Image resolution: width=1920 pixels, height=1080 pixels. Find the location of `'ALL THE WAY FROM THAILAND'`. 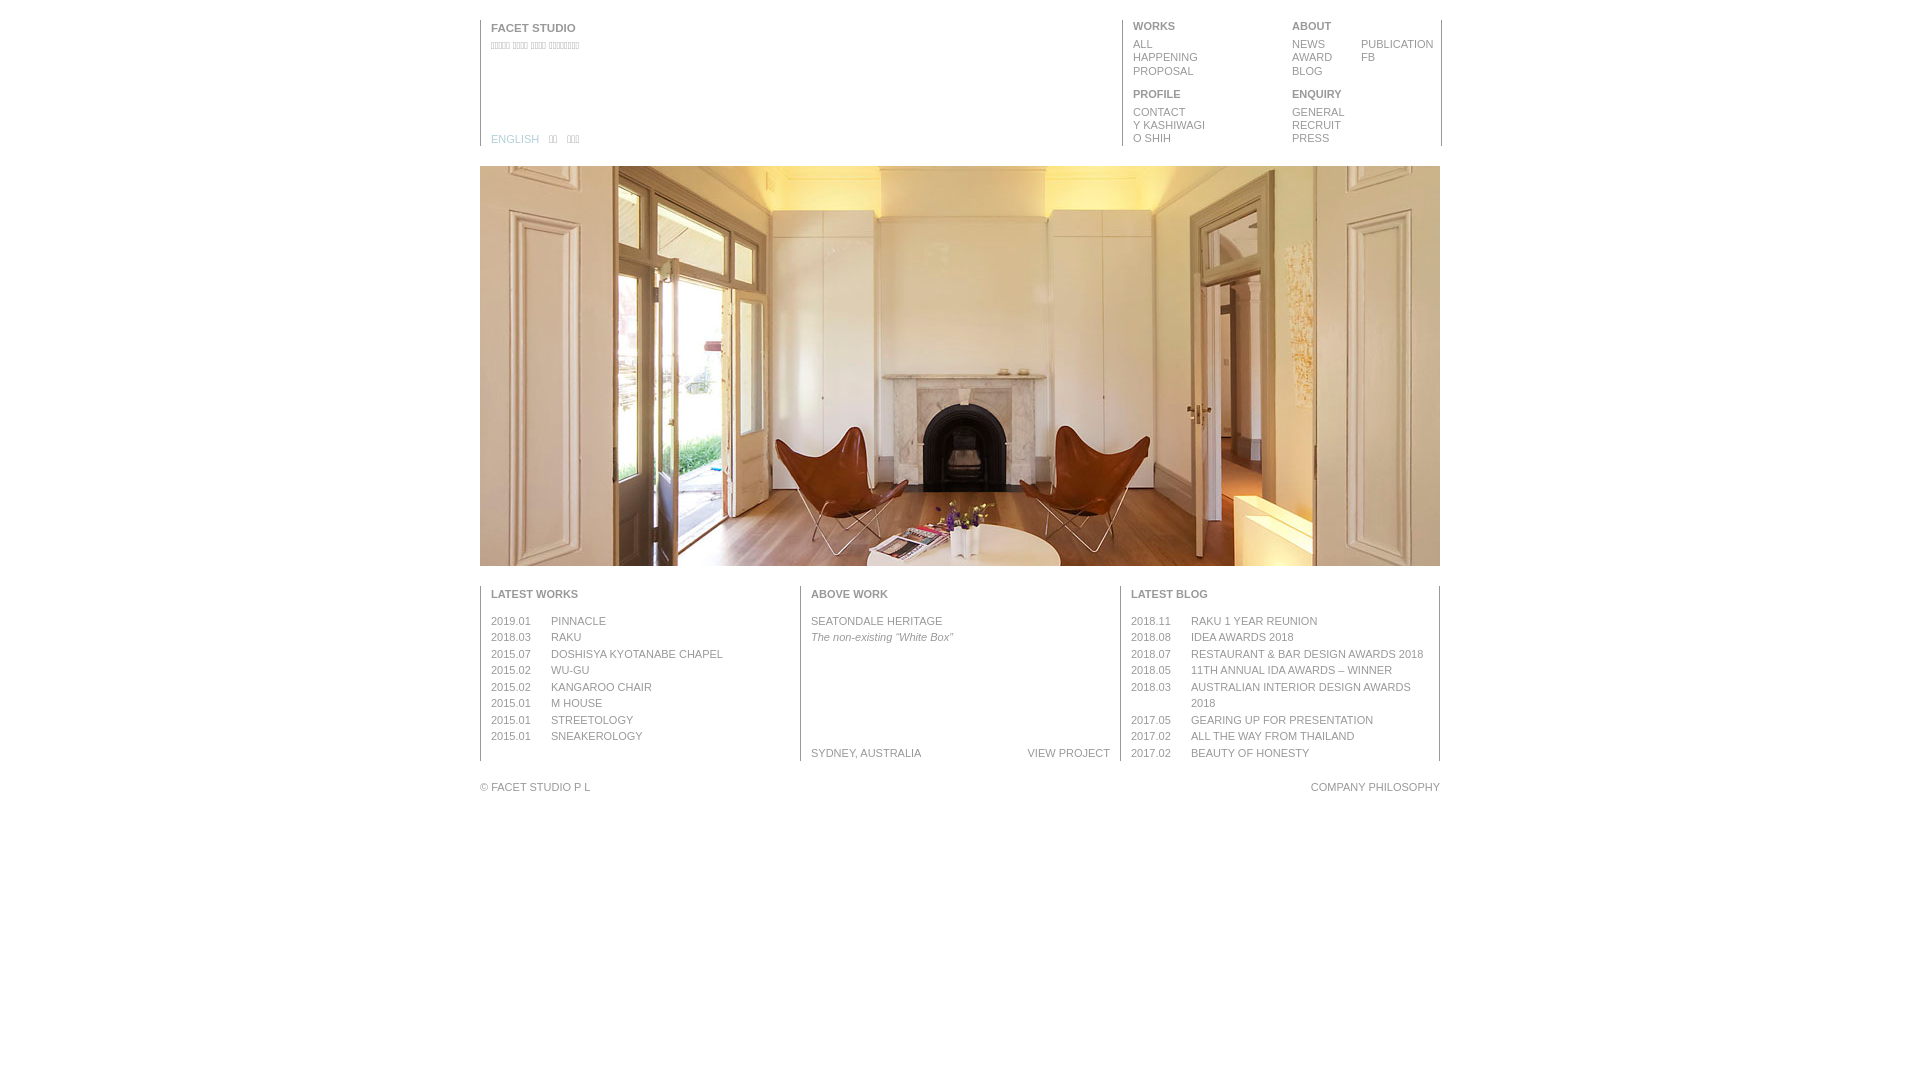

'ALL THE WAY FROM THAILAND' is located at coordinates (1310, 736).